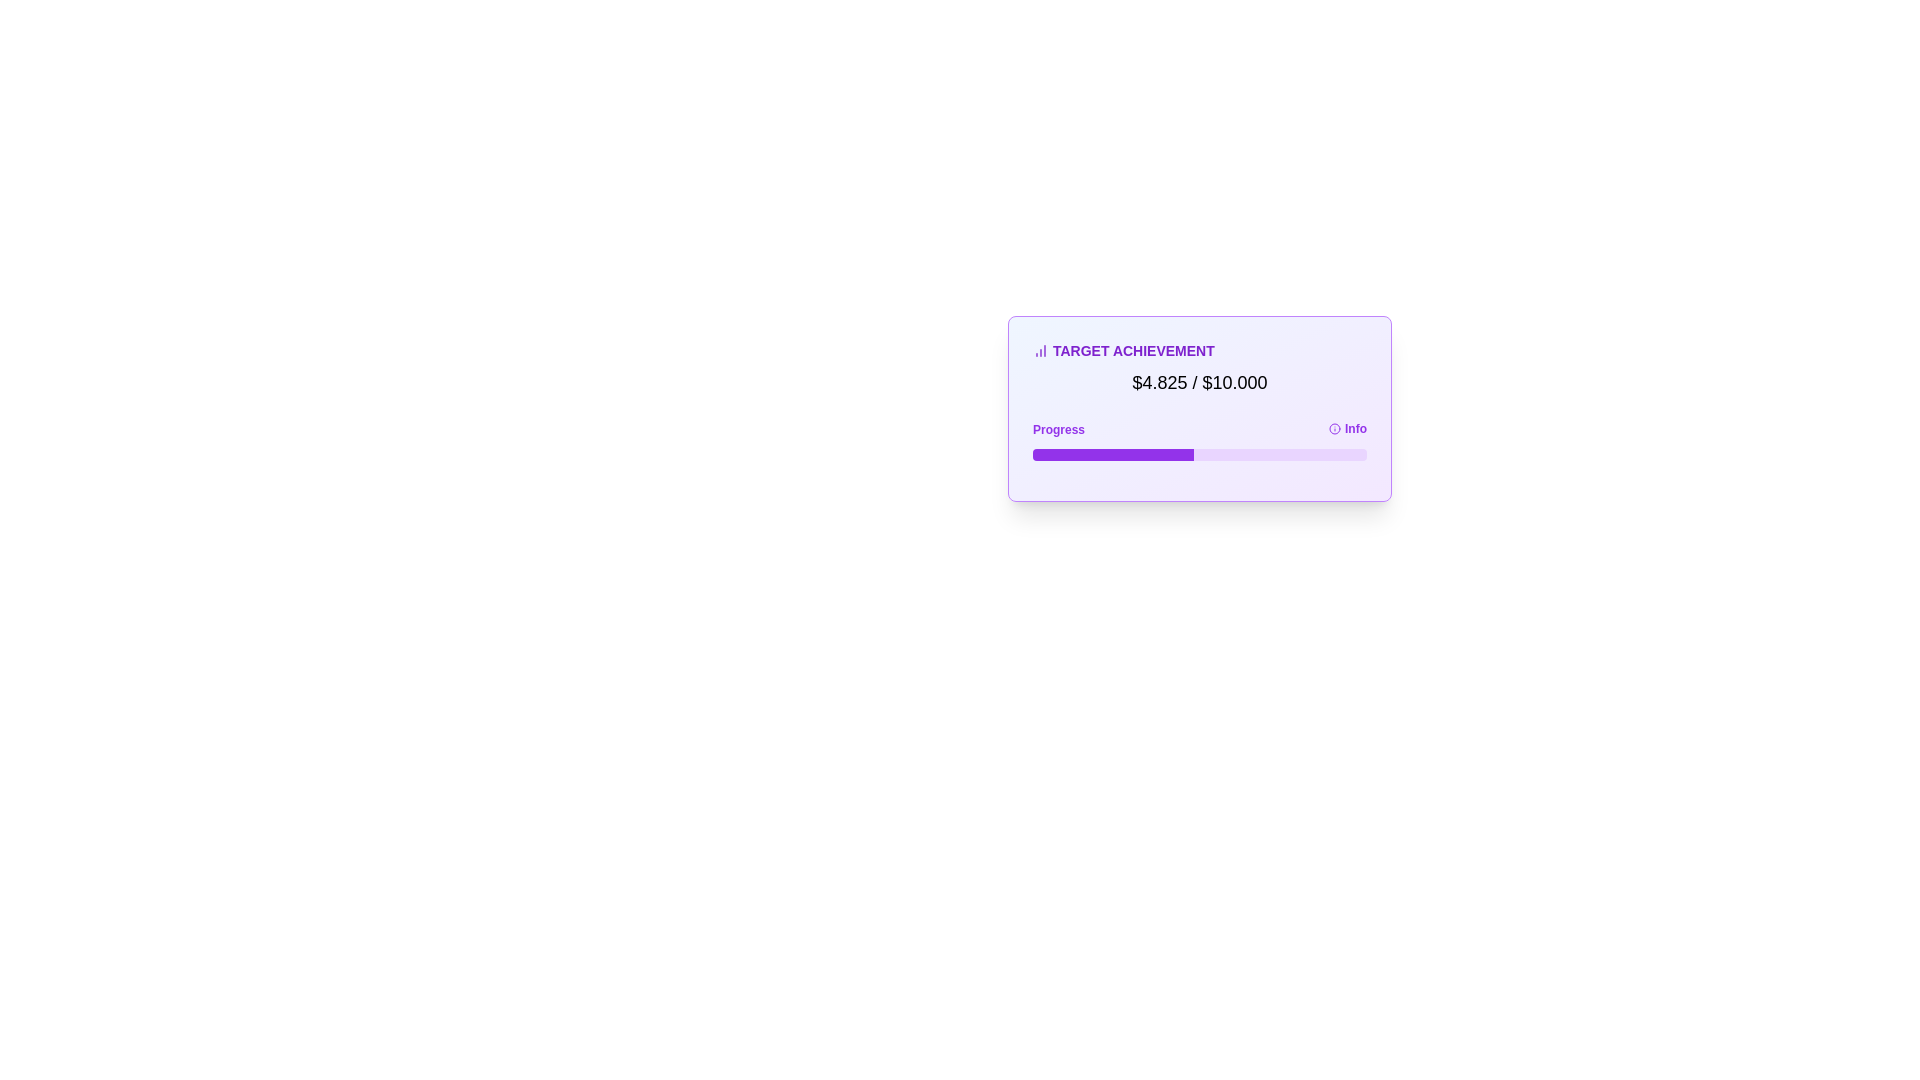 The width and height of the screenshot is (1920, 1080). What do you see at coordinates (1334, 427) in the screenshot?
I see `the circle part of the info icon located at the bottom-right corner of the 'Target Achievement' panel` at bounding box center [1334, 427].